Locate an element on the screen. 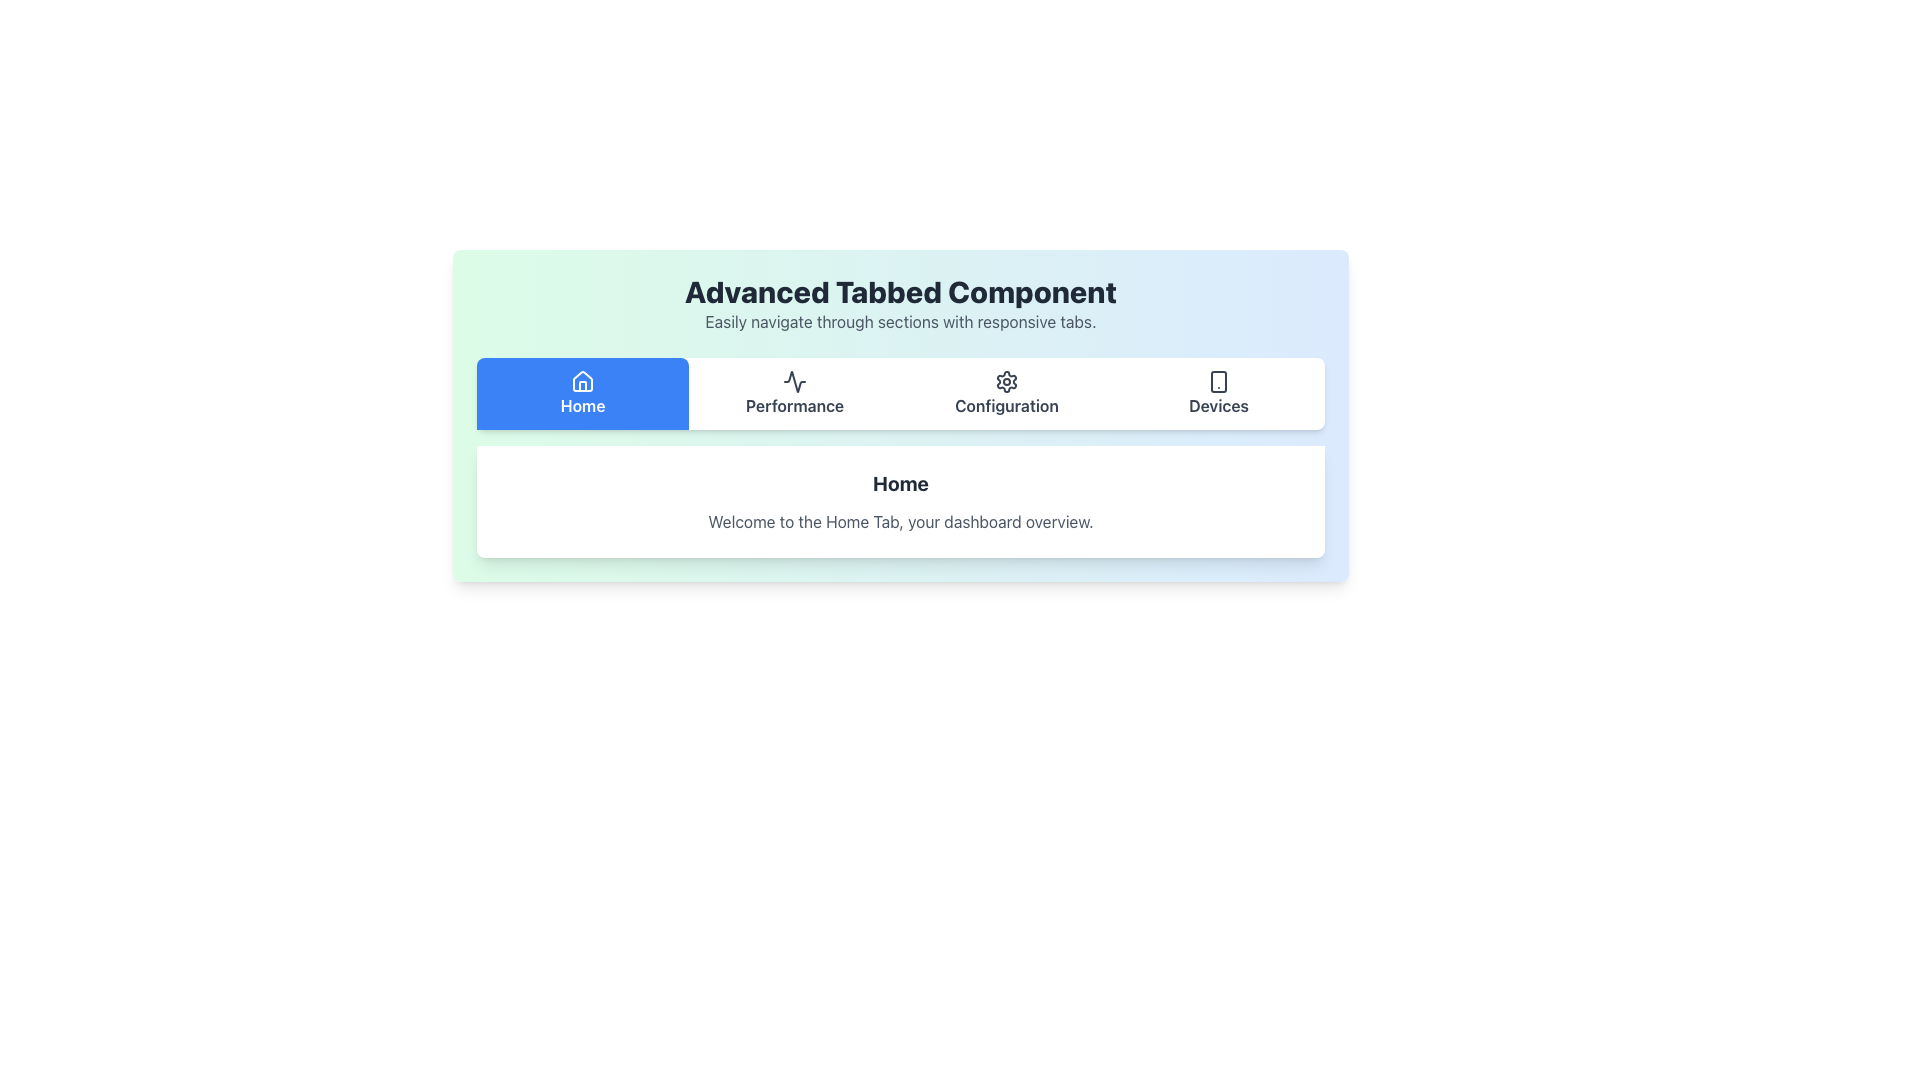 Image resolution: width=1920 pixels, height=1080 pixels. the 'Configuration' tab icon in the navigation bar is located at coordinates (1007, 381).